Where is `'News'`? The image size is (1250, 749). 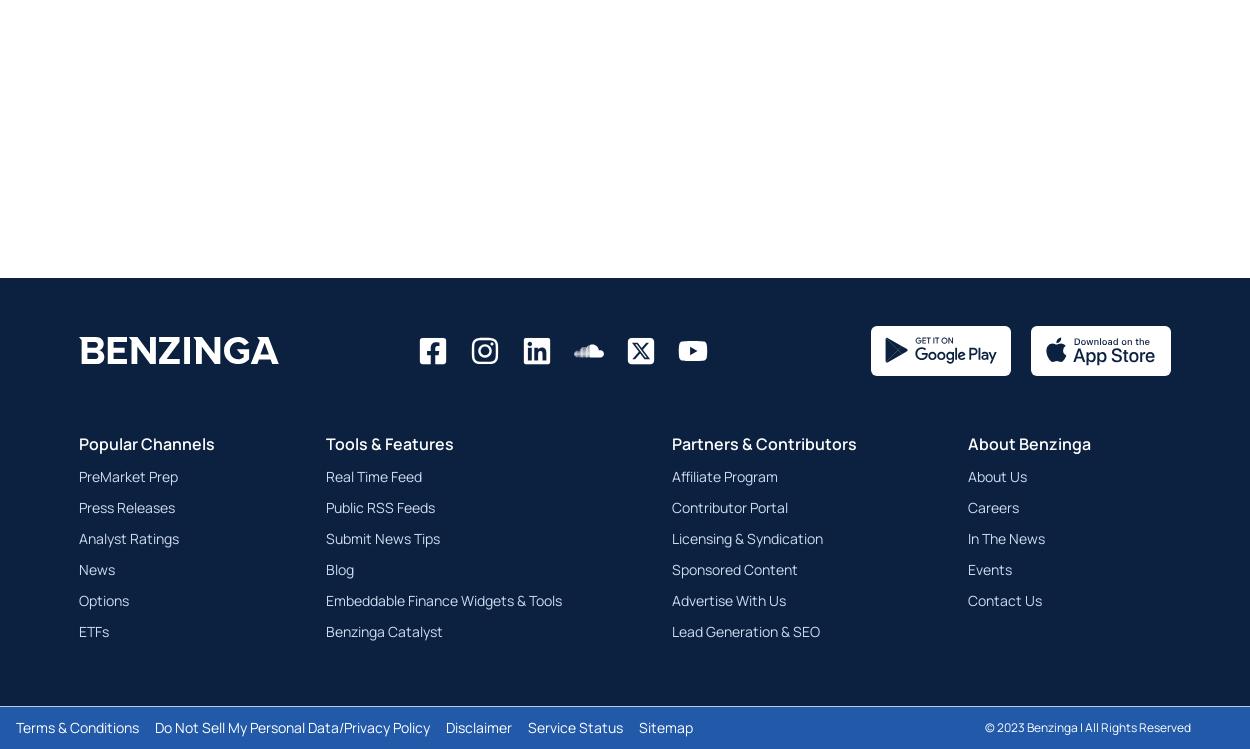 'News' is located at coordinates (96, 568).